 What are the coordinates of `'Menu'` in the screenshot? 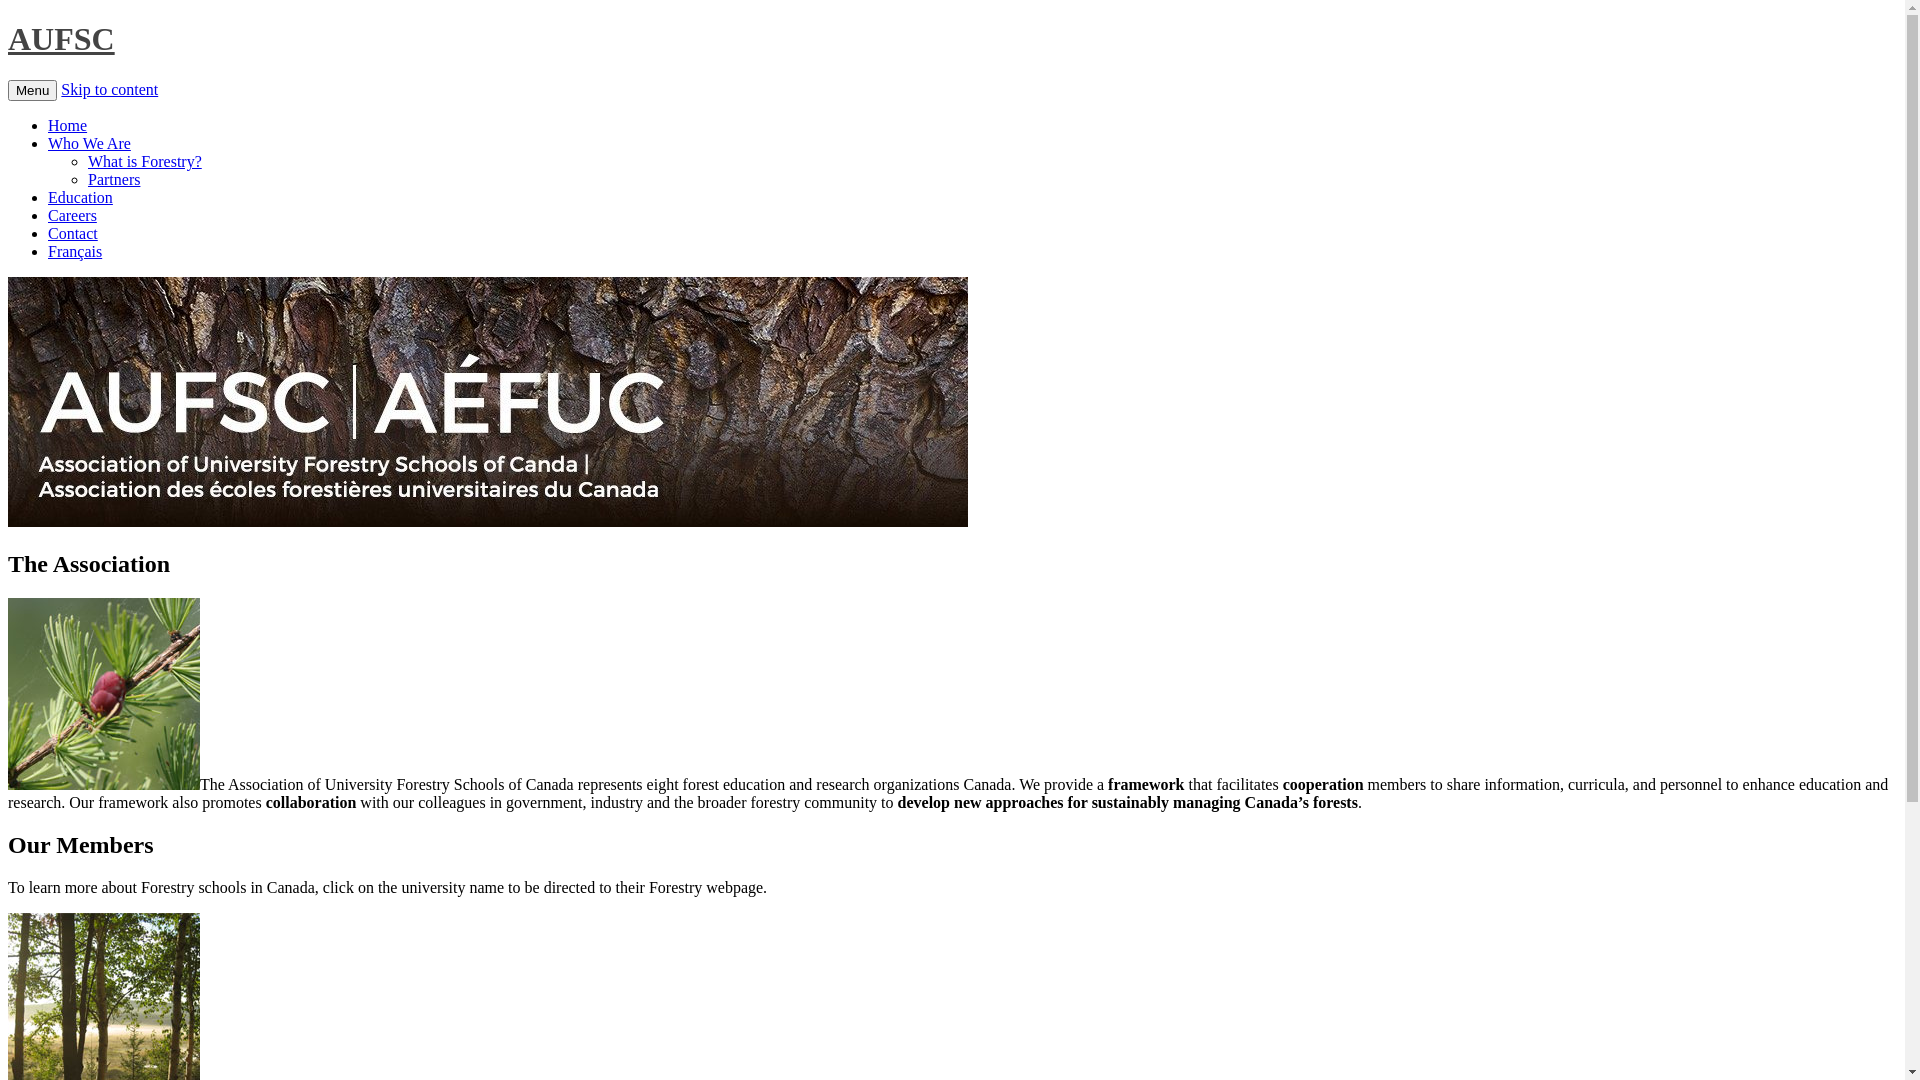 It's located at (32, 90).